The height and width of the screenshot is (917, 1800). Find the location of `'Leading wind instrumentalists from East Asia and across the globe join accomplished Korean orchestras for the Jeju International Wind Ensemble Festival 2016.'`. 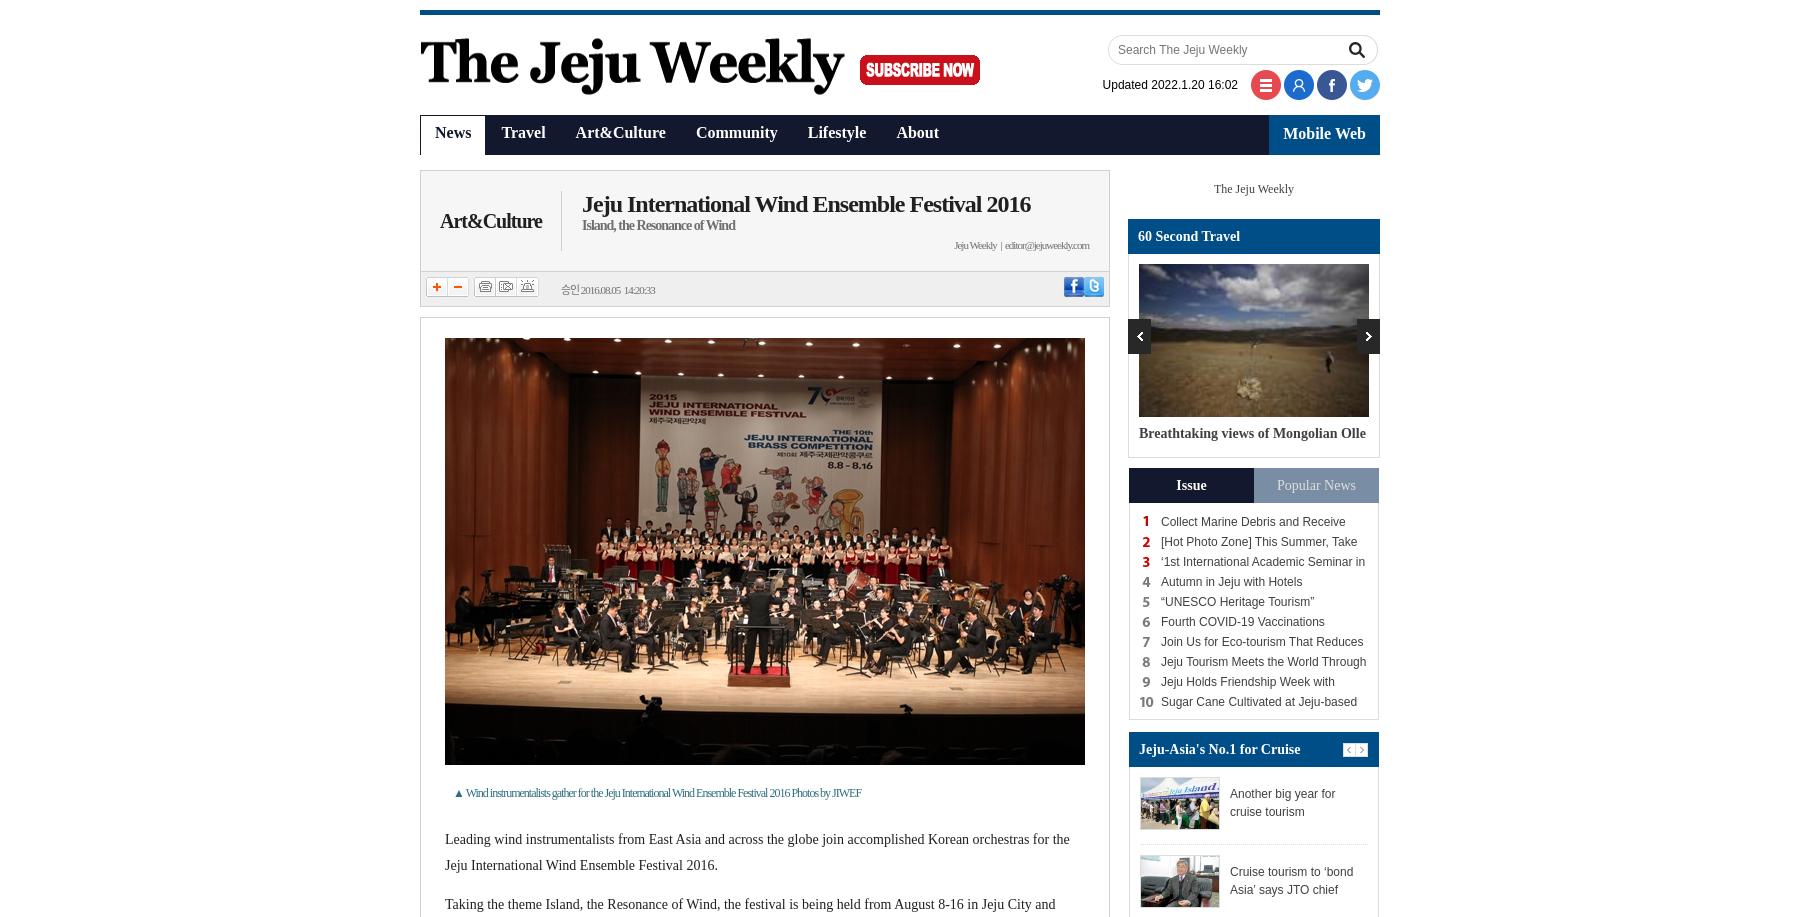

'Leading wind instrumentalists from East Asia and across the globe join accomplished Korean orchestras for the Jeju International Wind Ensemble Festival 2016.' is located at coordinates (756, 851).